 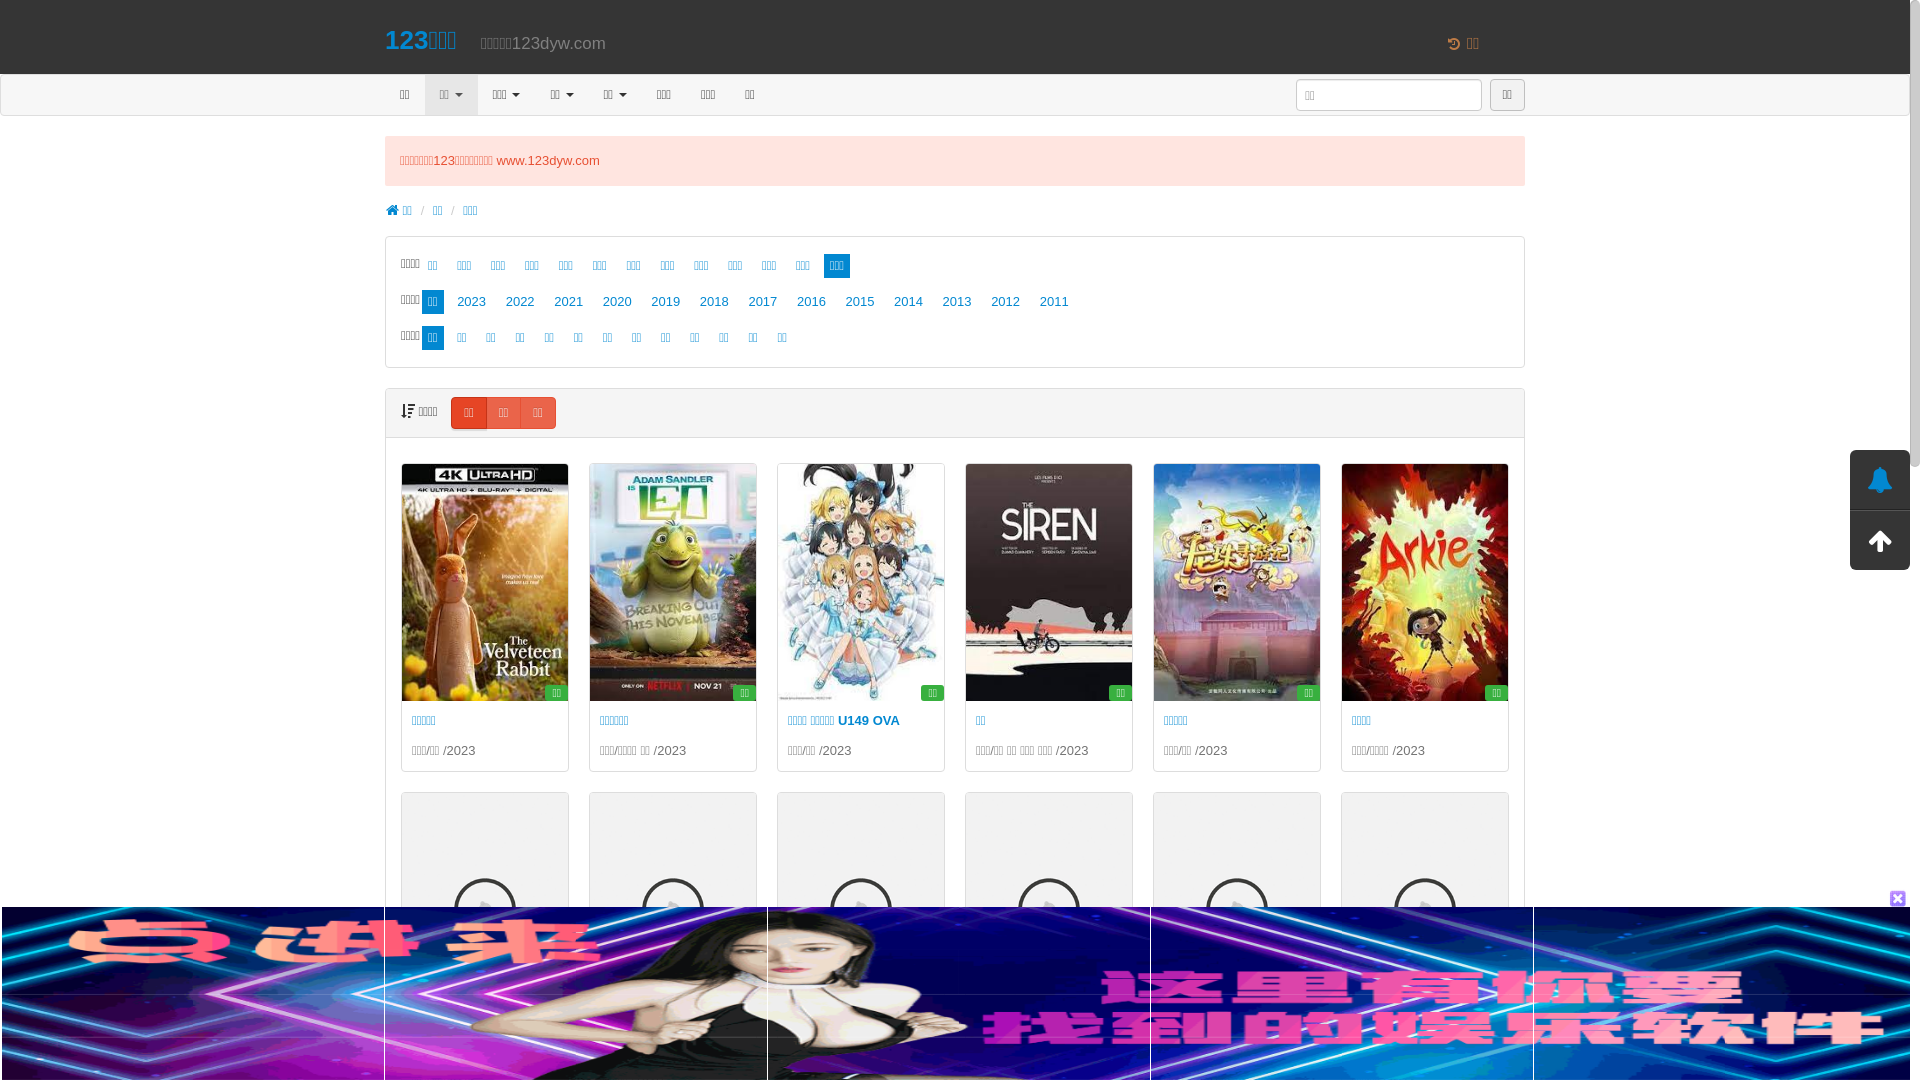 What do you see at coordinates (714, 301) in the screenshot?
I see `'2018'` at bounding box center [714, 301].